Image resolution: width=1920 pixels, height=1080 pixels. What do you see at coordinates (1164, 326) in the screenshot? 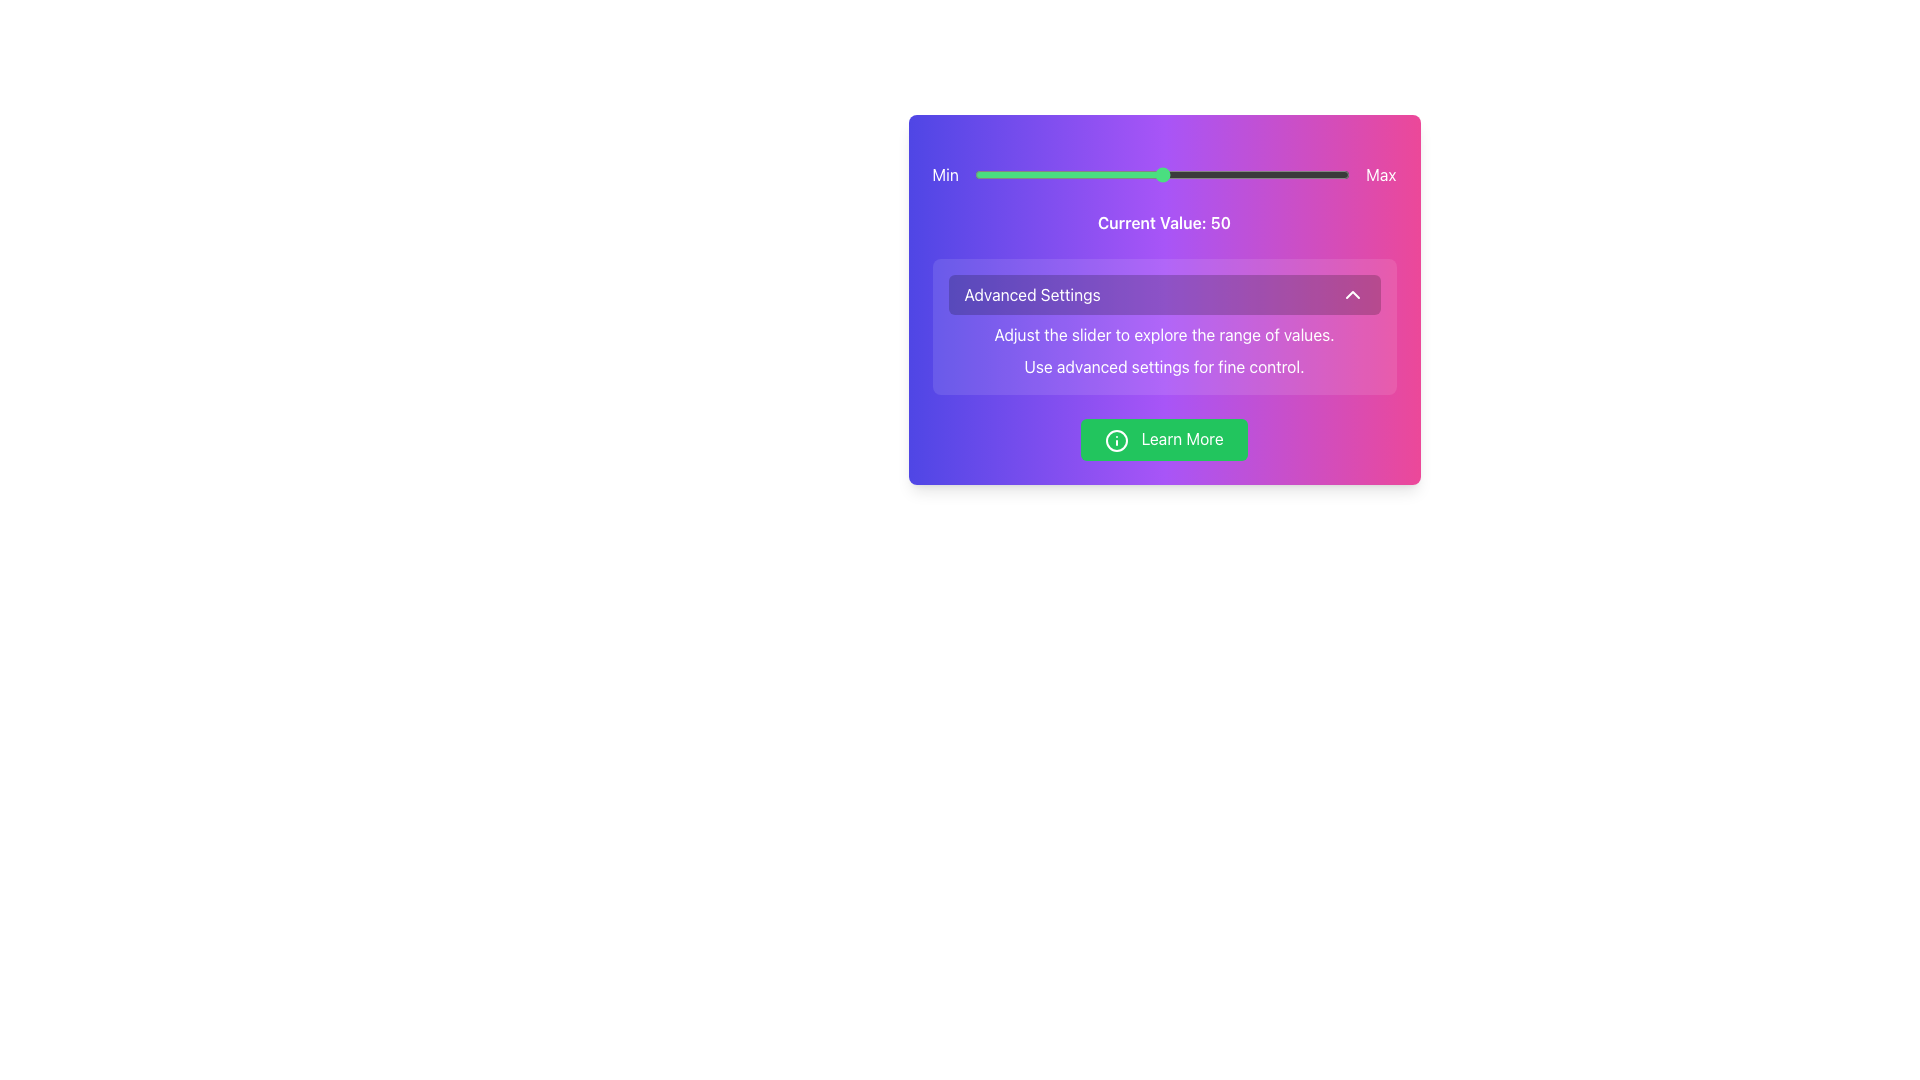
I see `the informational panel with the heading 'Advanced Settings'` at bounding box center [1164, 326].